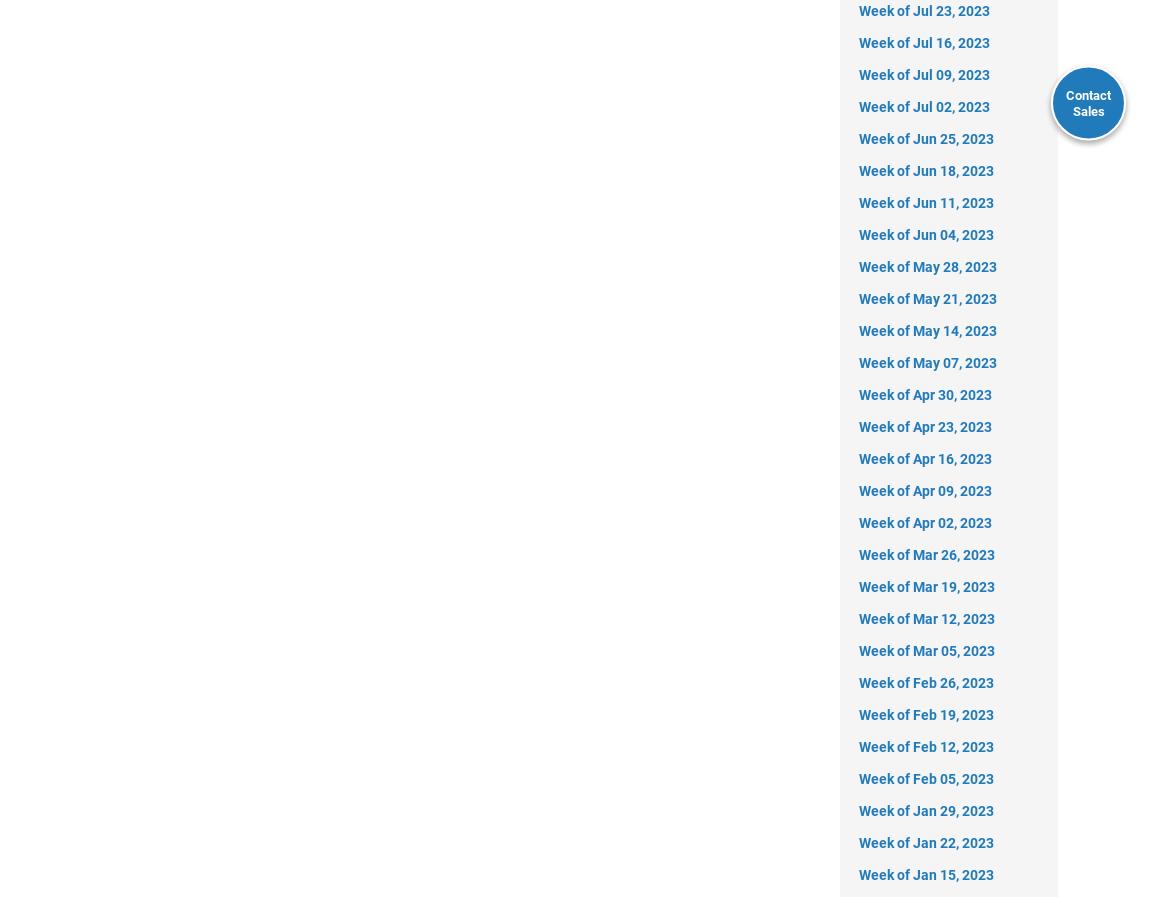 The height and width of the screenshot is (897, 1150). Describe the element at coordinates (928, 264) in the screenshot. I see `'Week of May 28, 2023'` at that location.